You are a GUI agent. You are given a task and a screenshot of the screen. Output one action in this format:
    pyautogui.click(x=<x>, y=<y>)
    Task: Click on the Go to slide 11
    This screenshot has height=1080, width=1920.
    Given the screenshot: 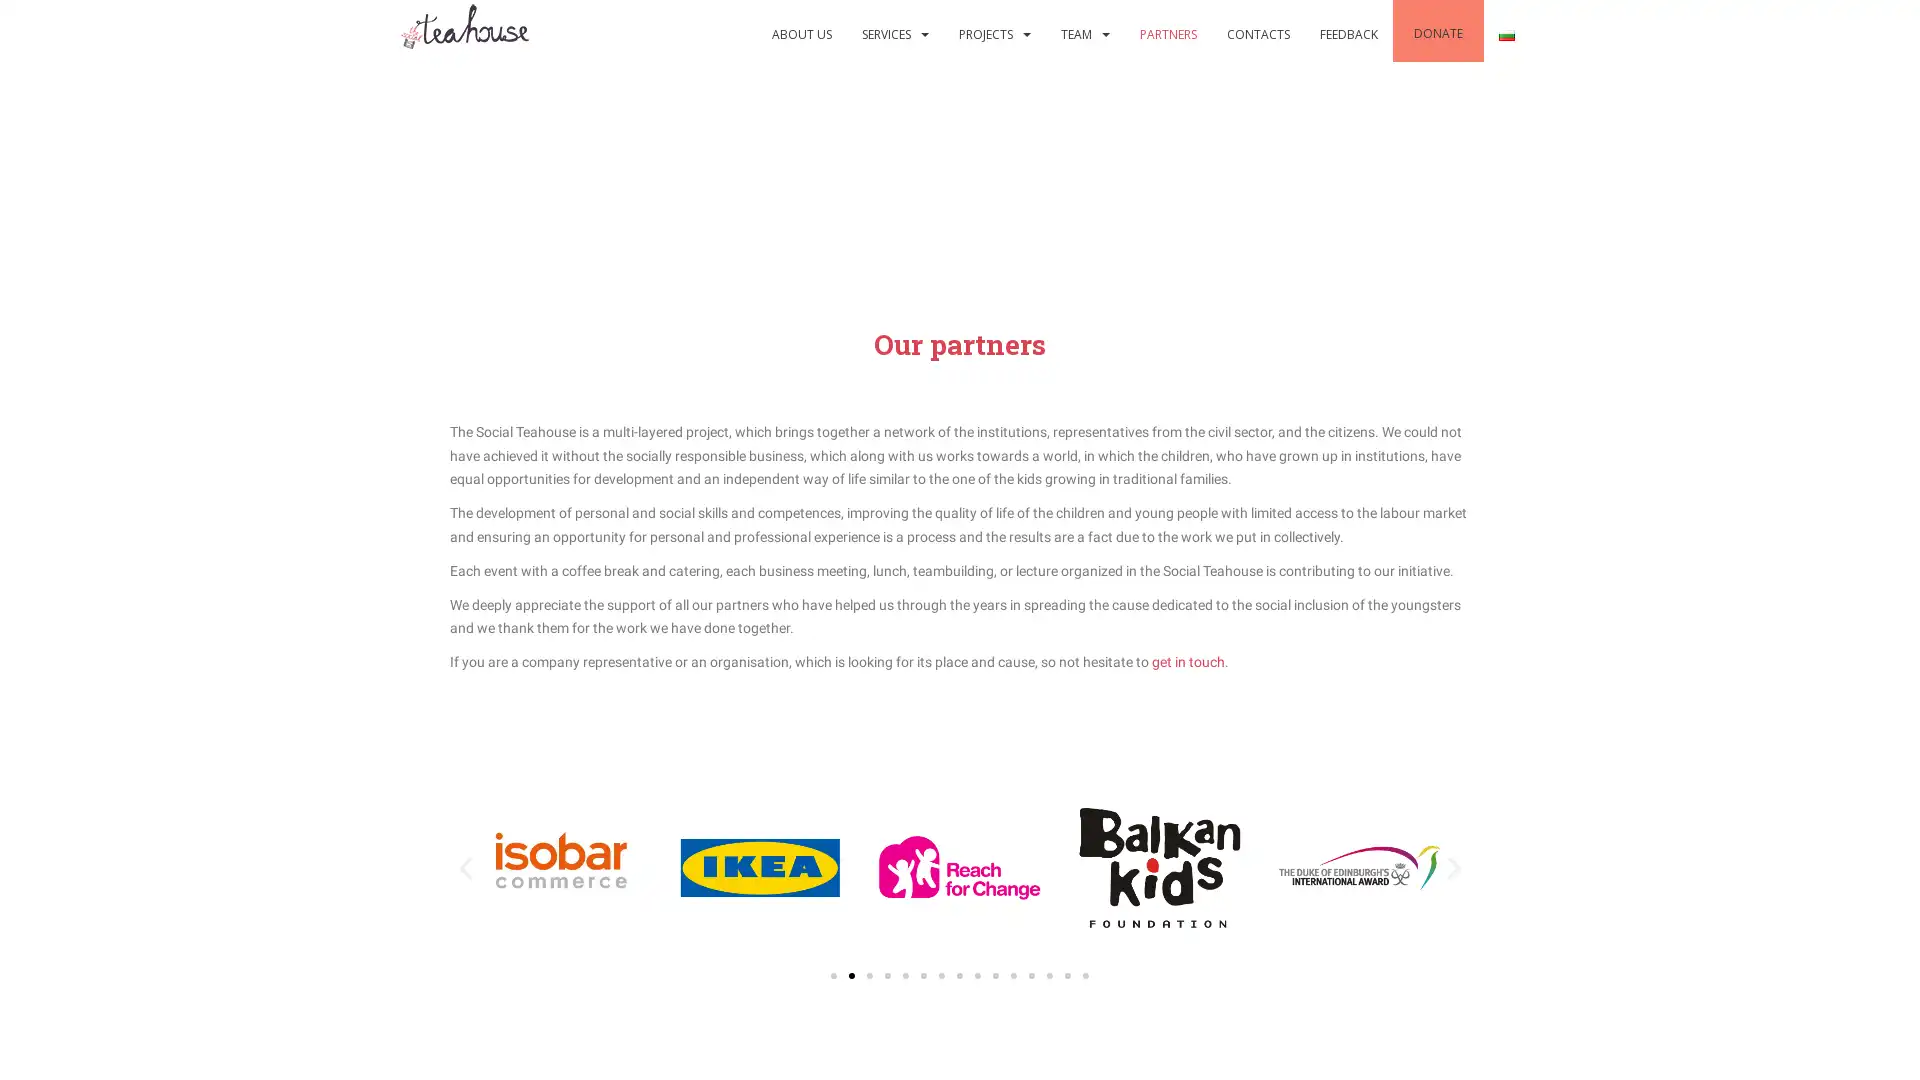 What is the action you would take?
    pyautogui.click(x=1013, y=974)
    